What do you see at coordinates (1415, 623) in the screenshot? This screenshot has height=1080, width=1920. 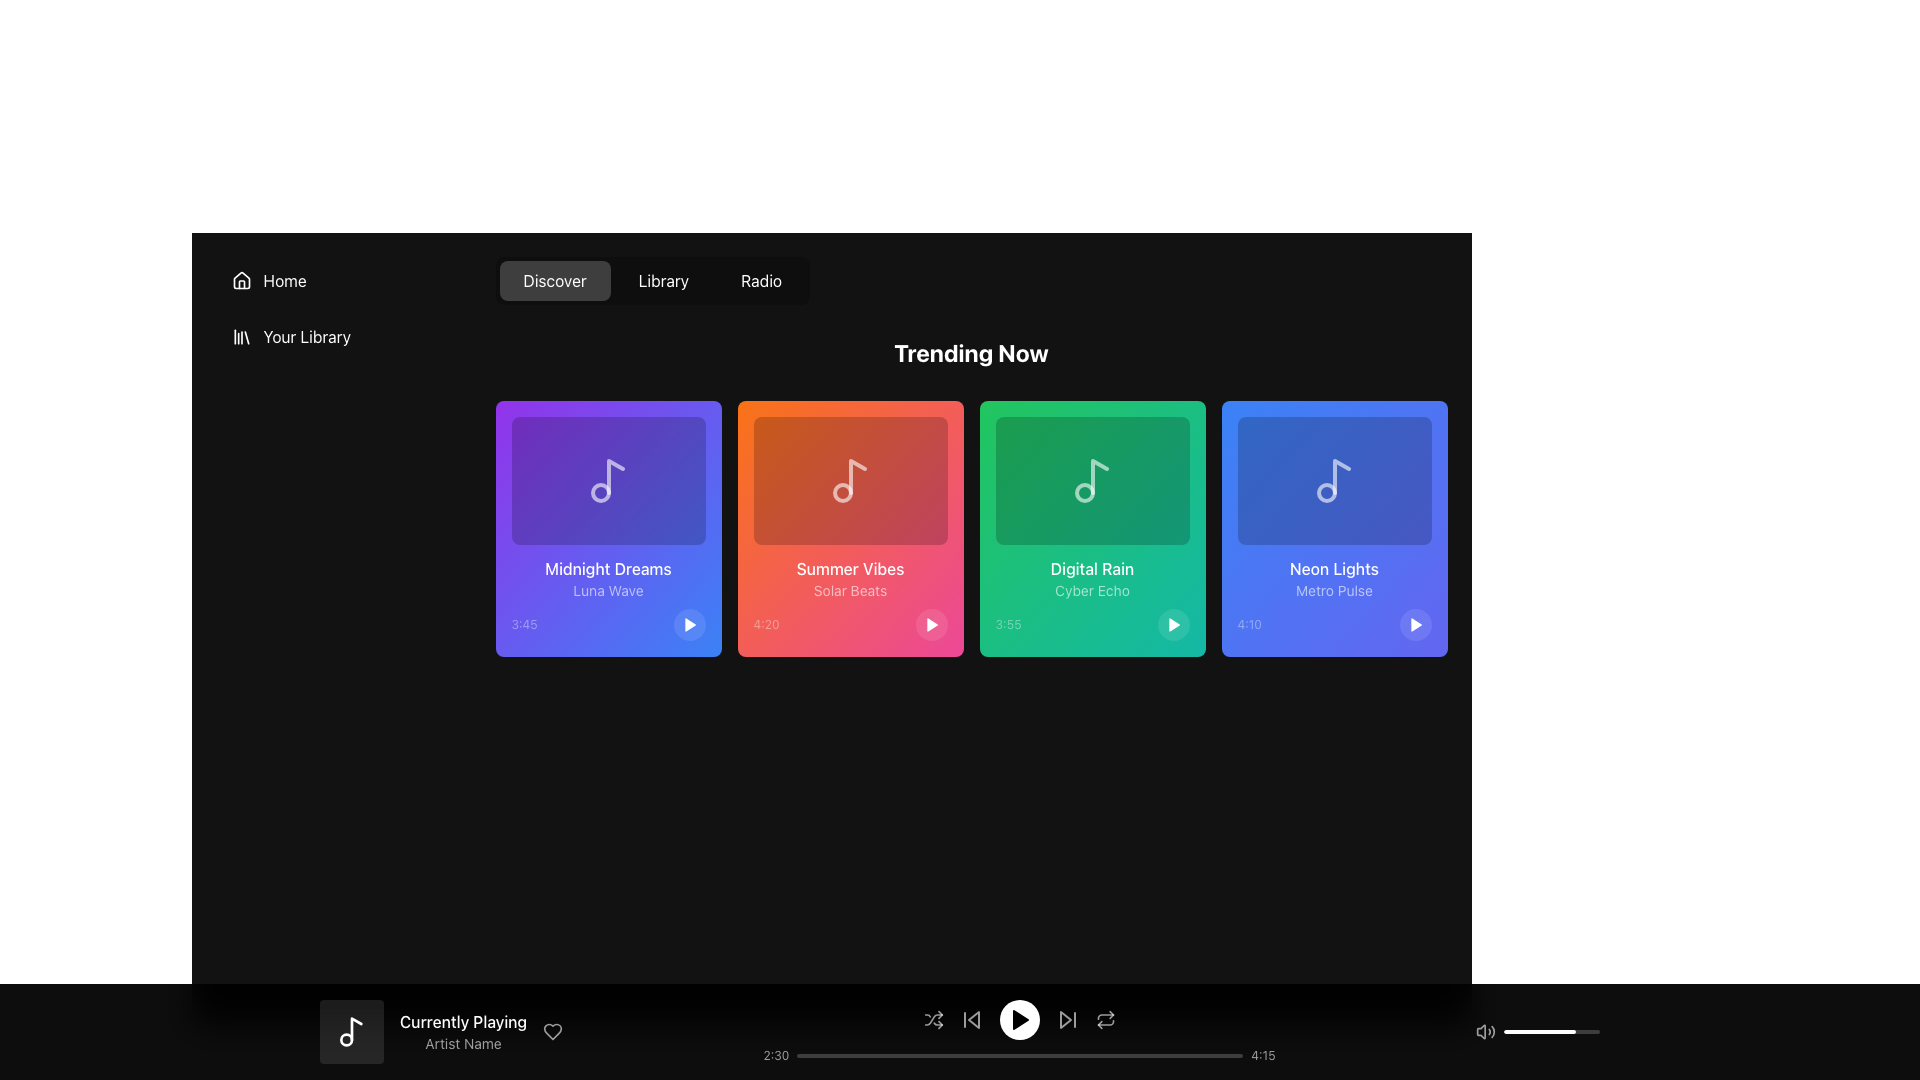 I see `the triangular play button icon located in the bottom-right corner of the 'Neon Lights' track card` at bounding box center [1415, 623].